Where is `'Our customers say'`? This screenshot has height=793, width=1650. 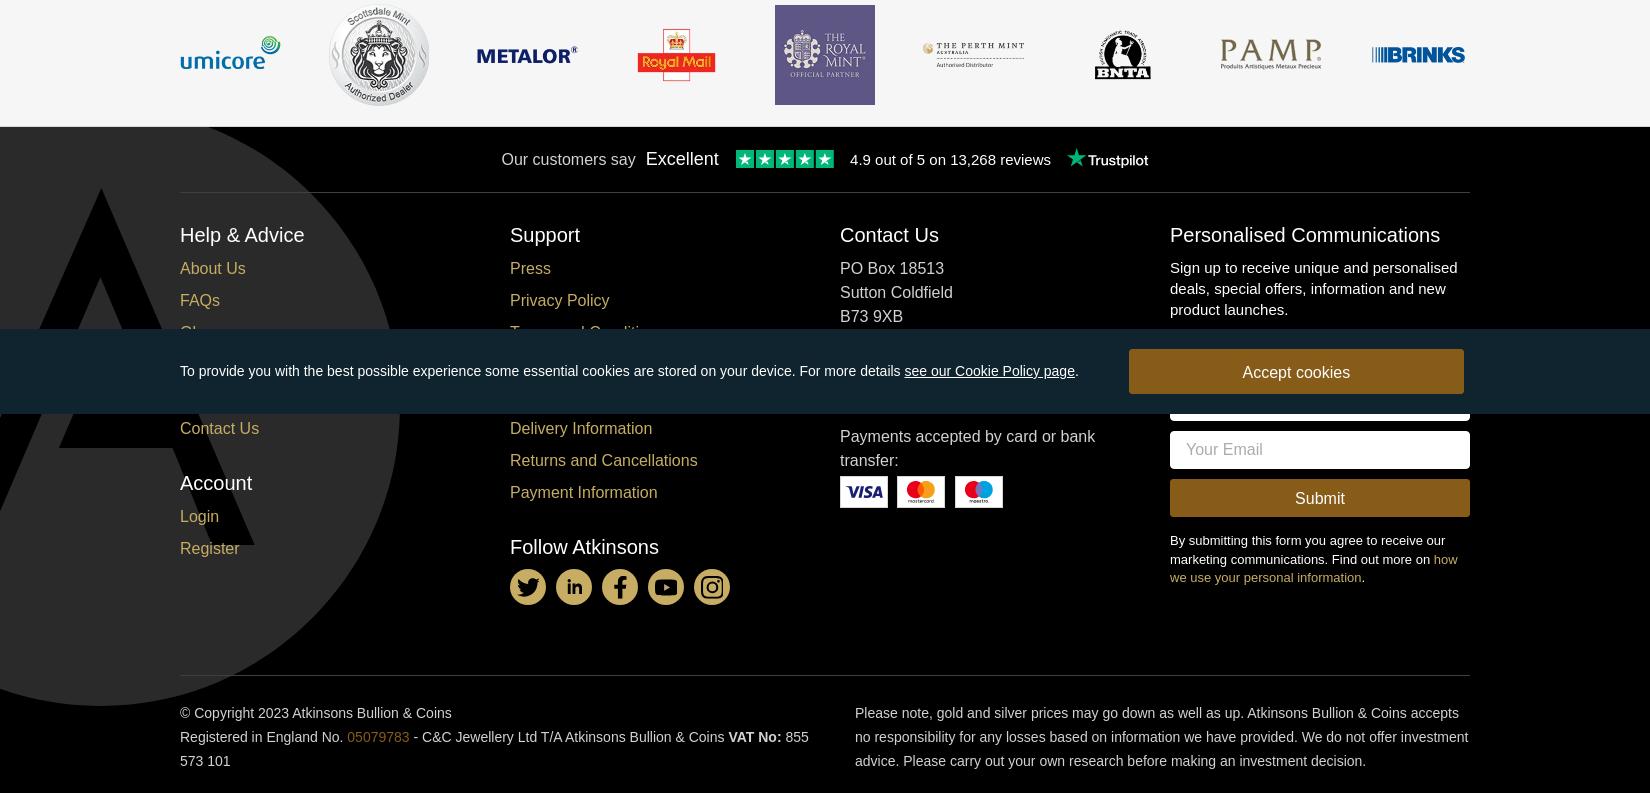
'Our customers say' is located at coordinates (566, 158).